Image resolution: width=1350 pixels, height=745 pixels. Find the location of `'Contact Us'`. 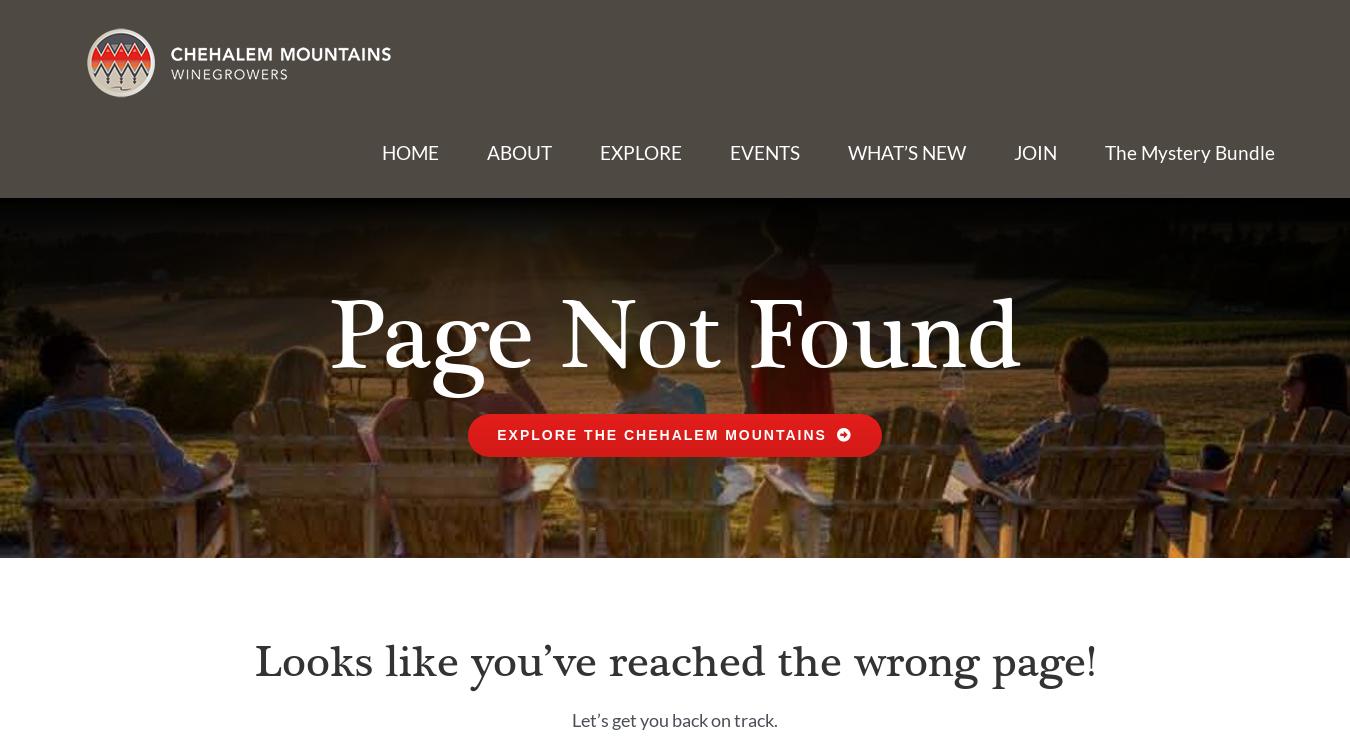

'Contact Us' is located at coordinates (1070, 220).